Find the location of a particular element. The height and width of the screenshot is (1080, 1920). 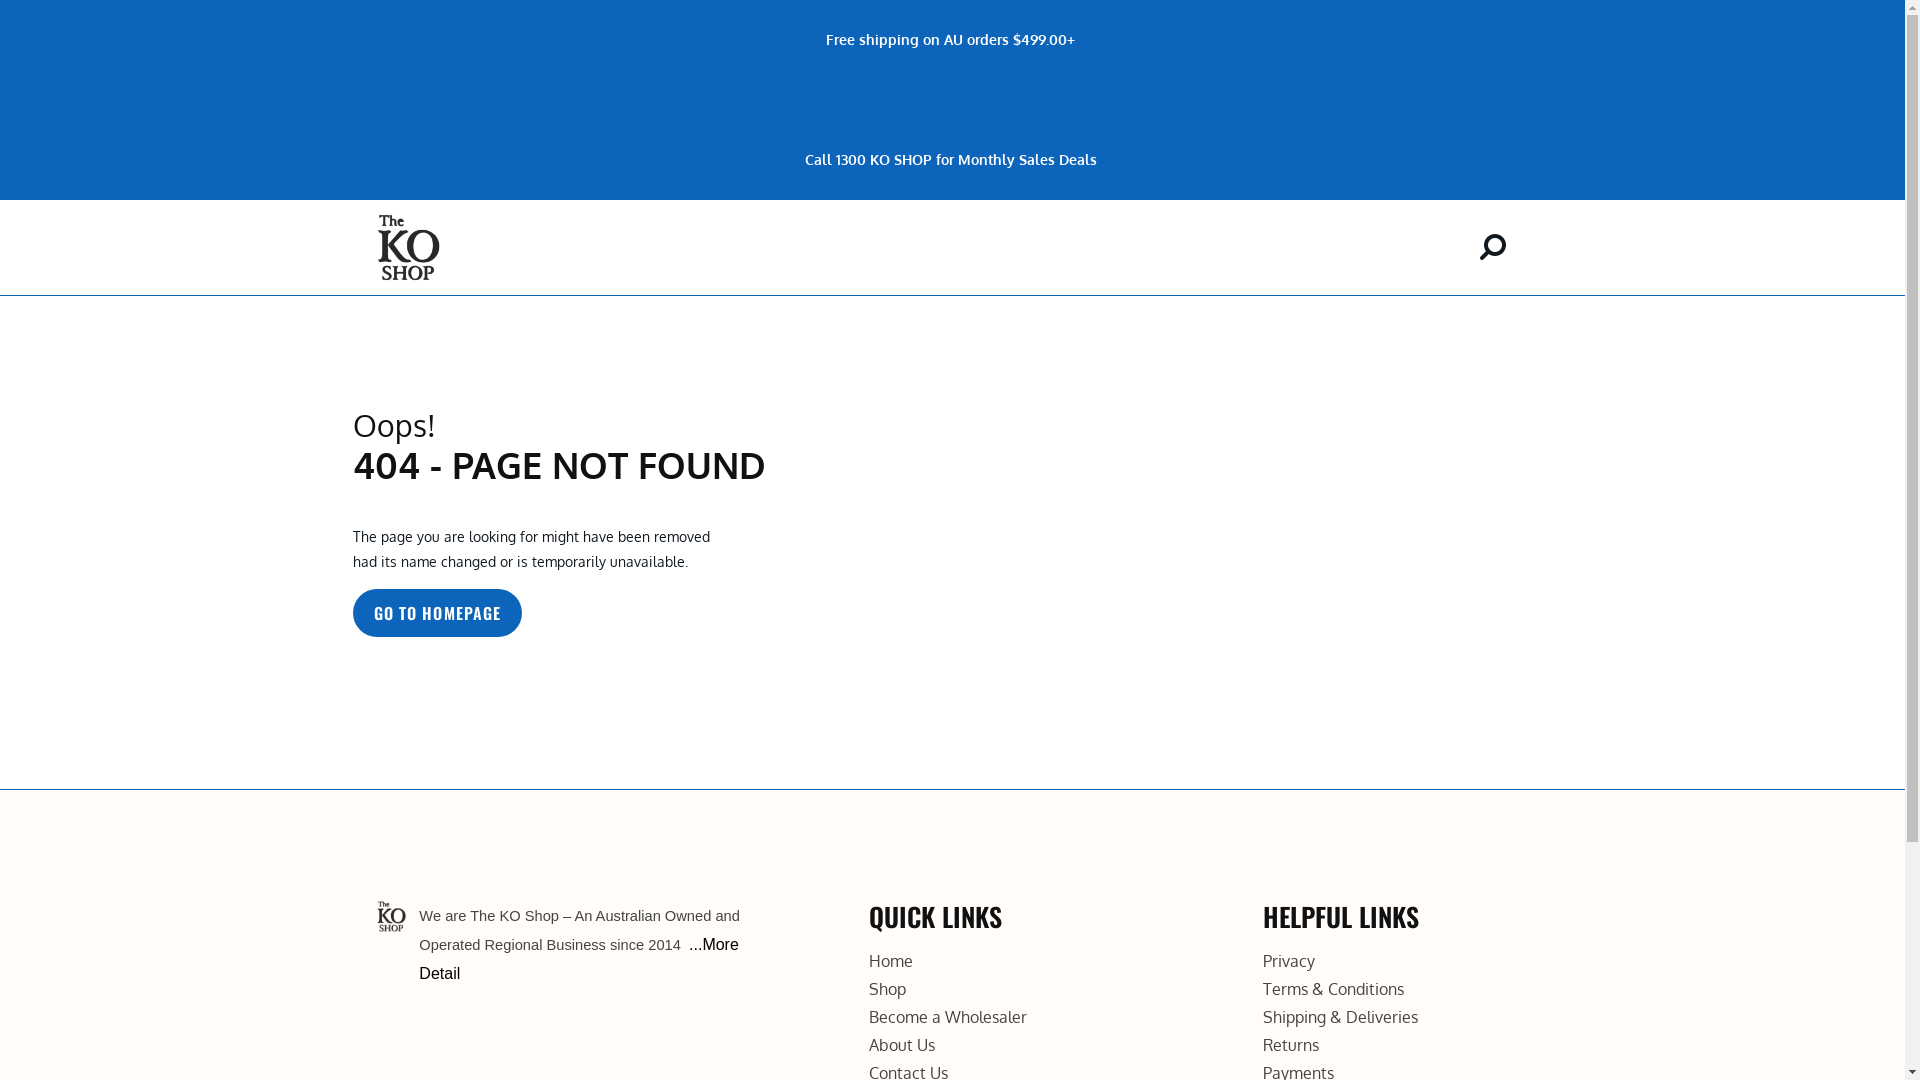

'Become a Wholesaler' is located at coordinates (947, 1017).